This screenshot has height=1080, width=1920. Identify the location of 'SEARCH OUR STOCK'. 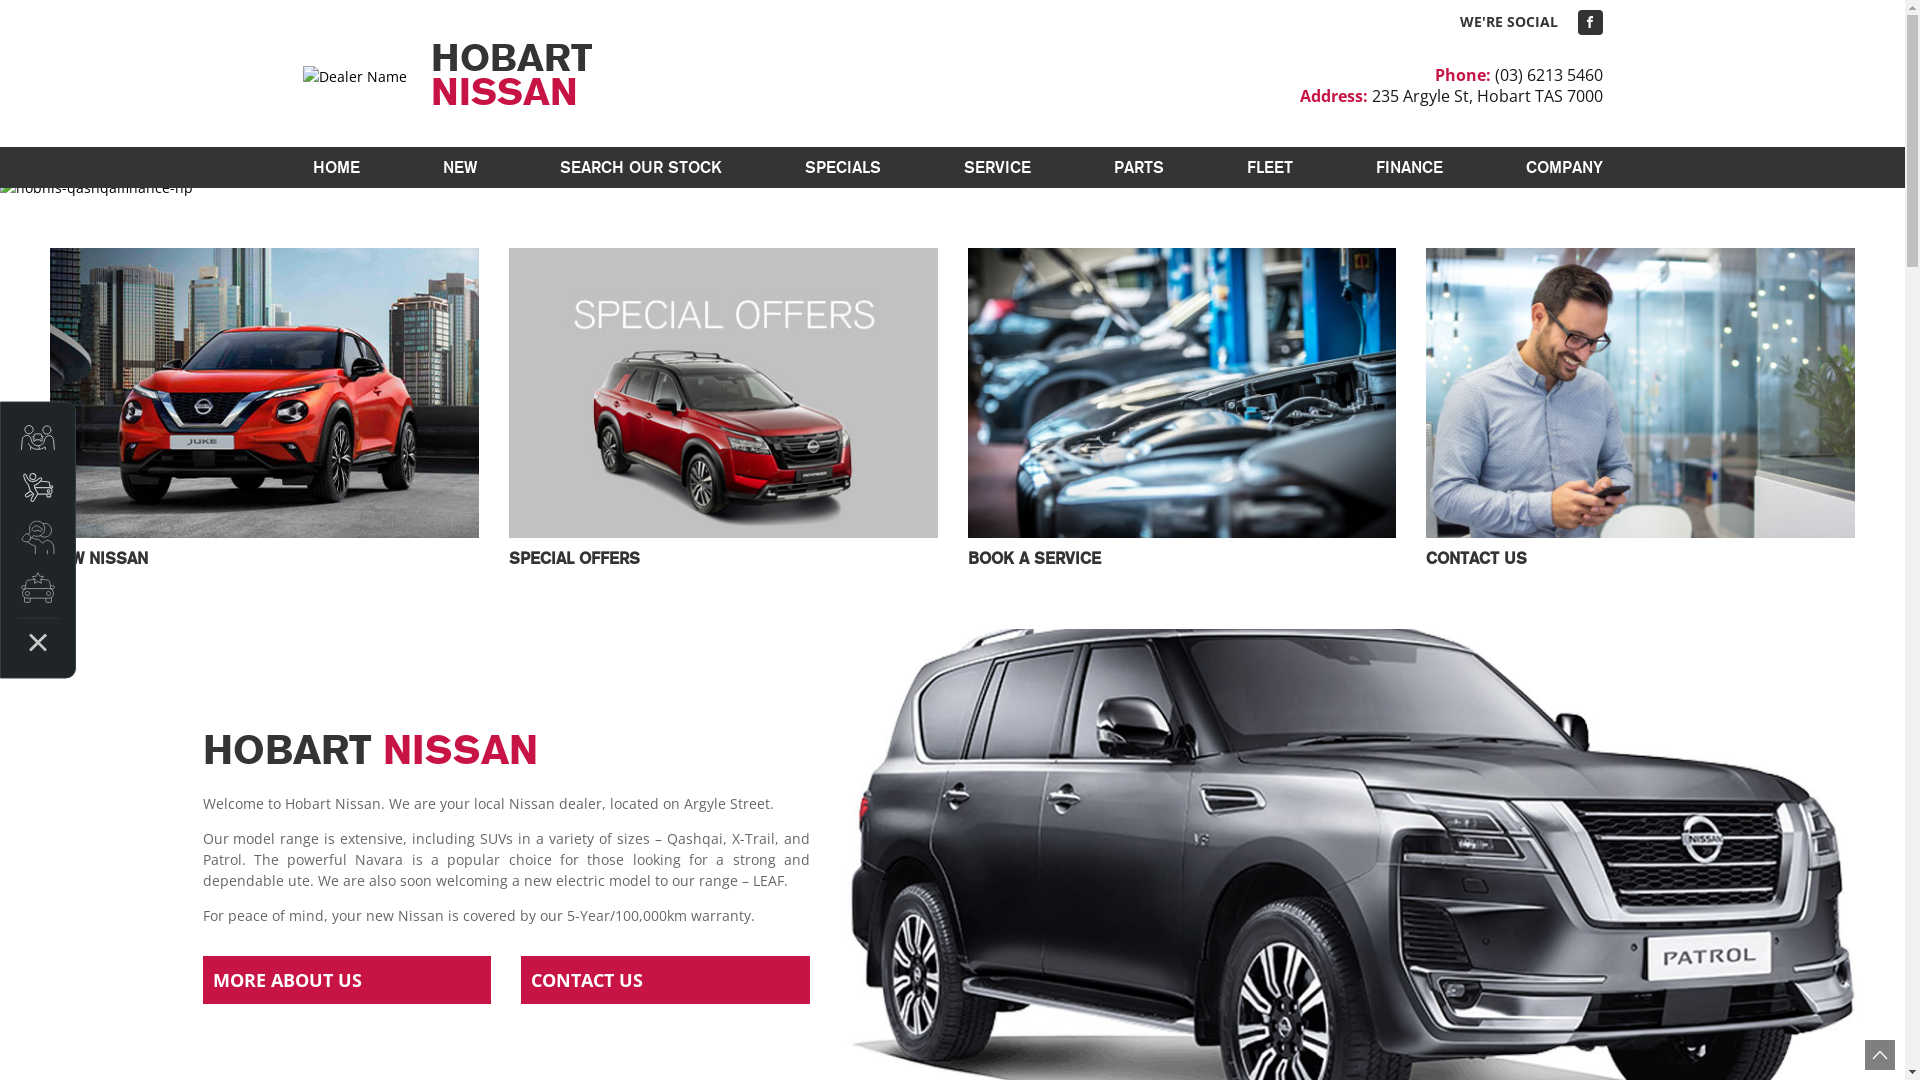
(641, 166).